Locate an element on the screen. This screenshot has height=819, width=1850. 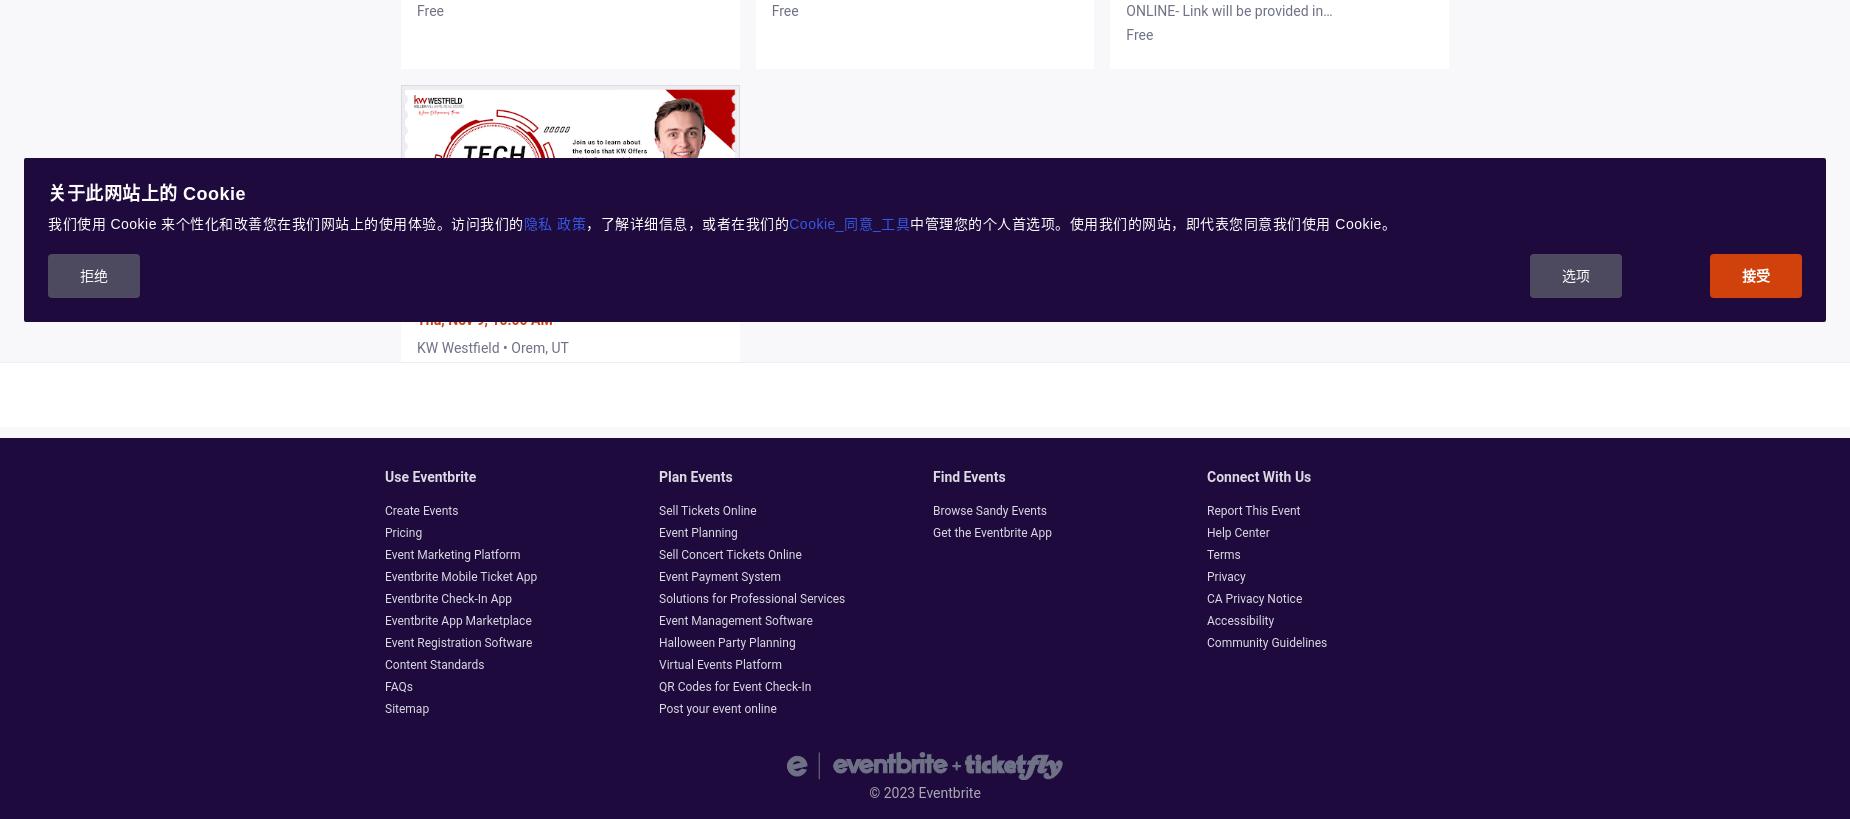
'Connect with us' is located at coordinates (1257, 475).